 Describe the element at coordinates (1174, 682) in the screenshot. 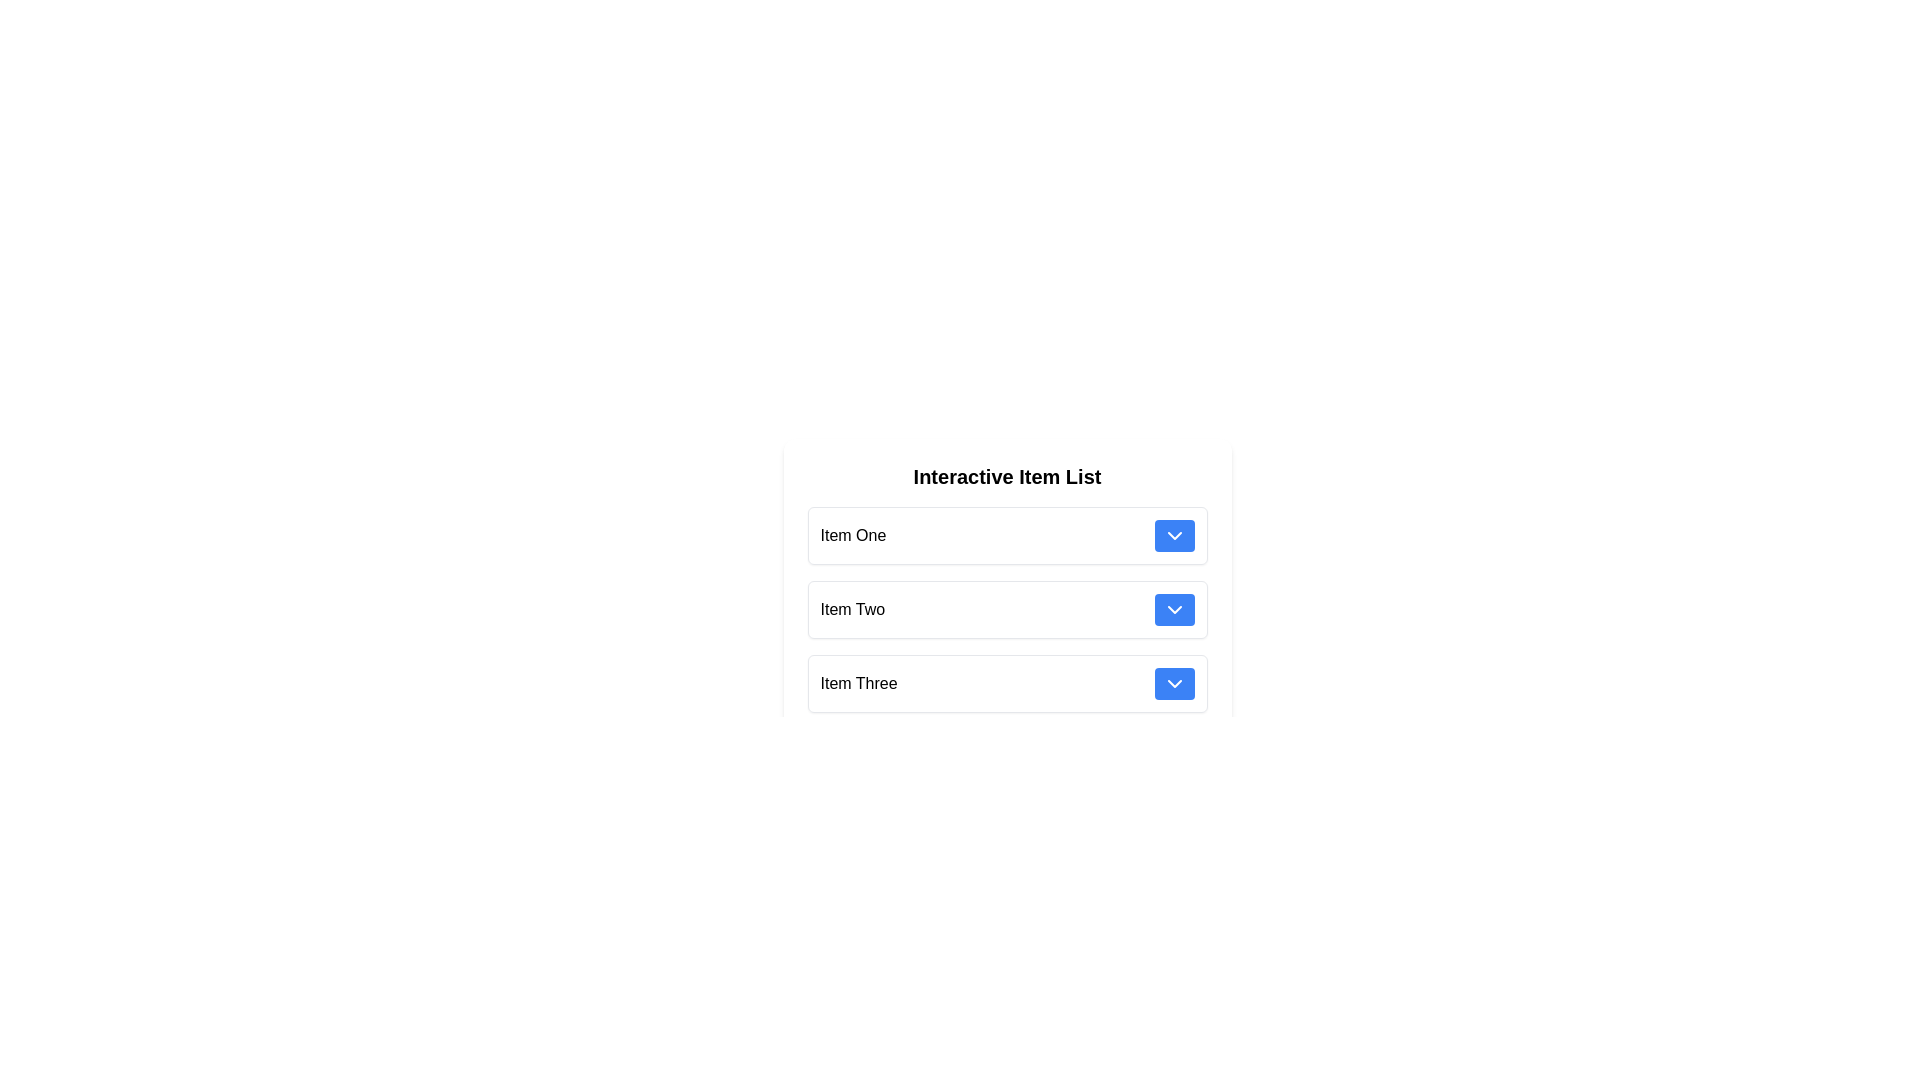

I see `the button located at the rightmost side of the 'Item Three' row` at that location.